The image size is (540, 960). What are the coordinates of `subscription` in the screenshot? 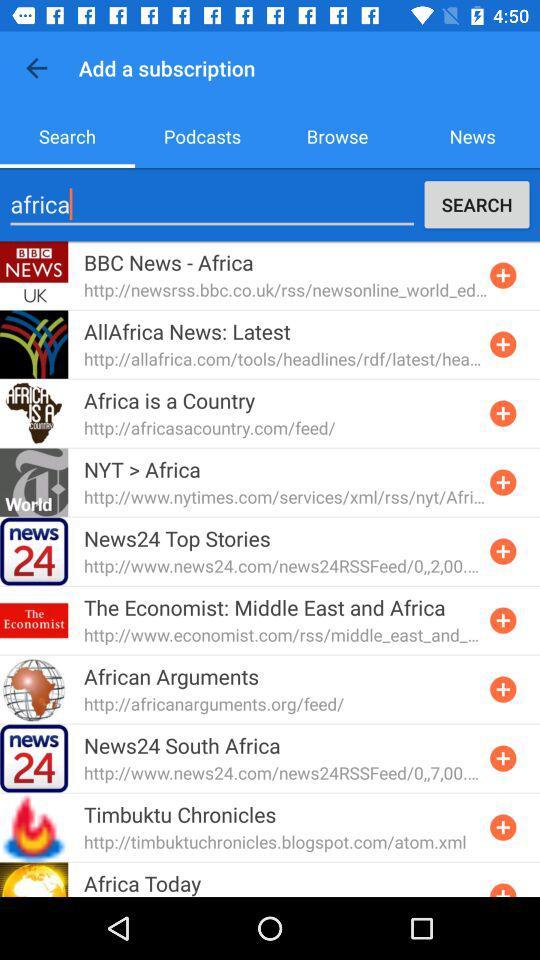 It's located at (502, 412).